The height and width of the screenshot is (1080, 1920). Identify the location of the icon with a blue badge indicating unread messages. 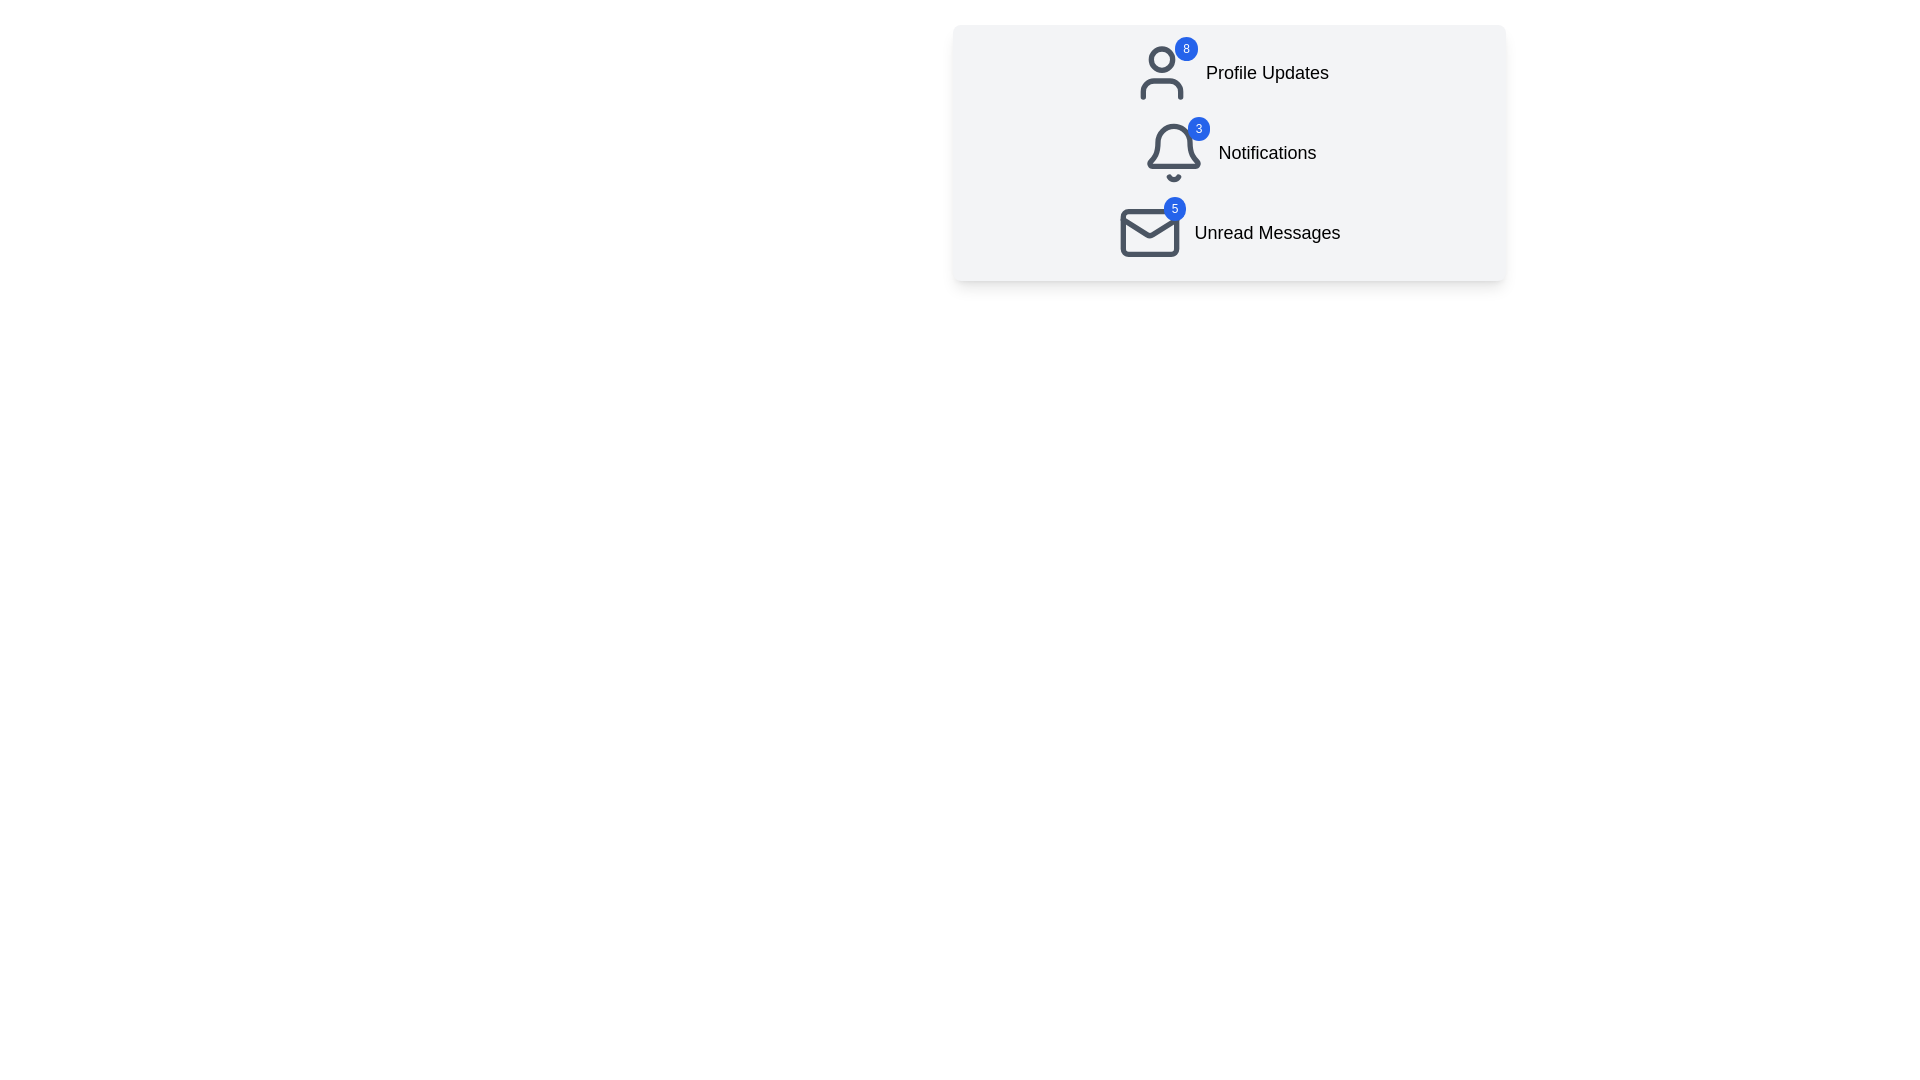
(1150, 231).